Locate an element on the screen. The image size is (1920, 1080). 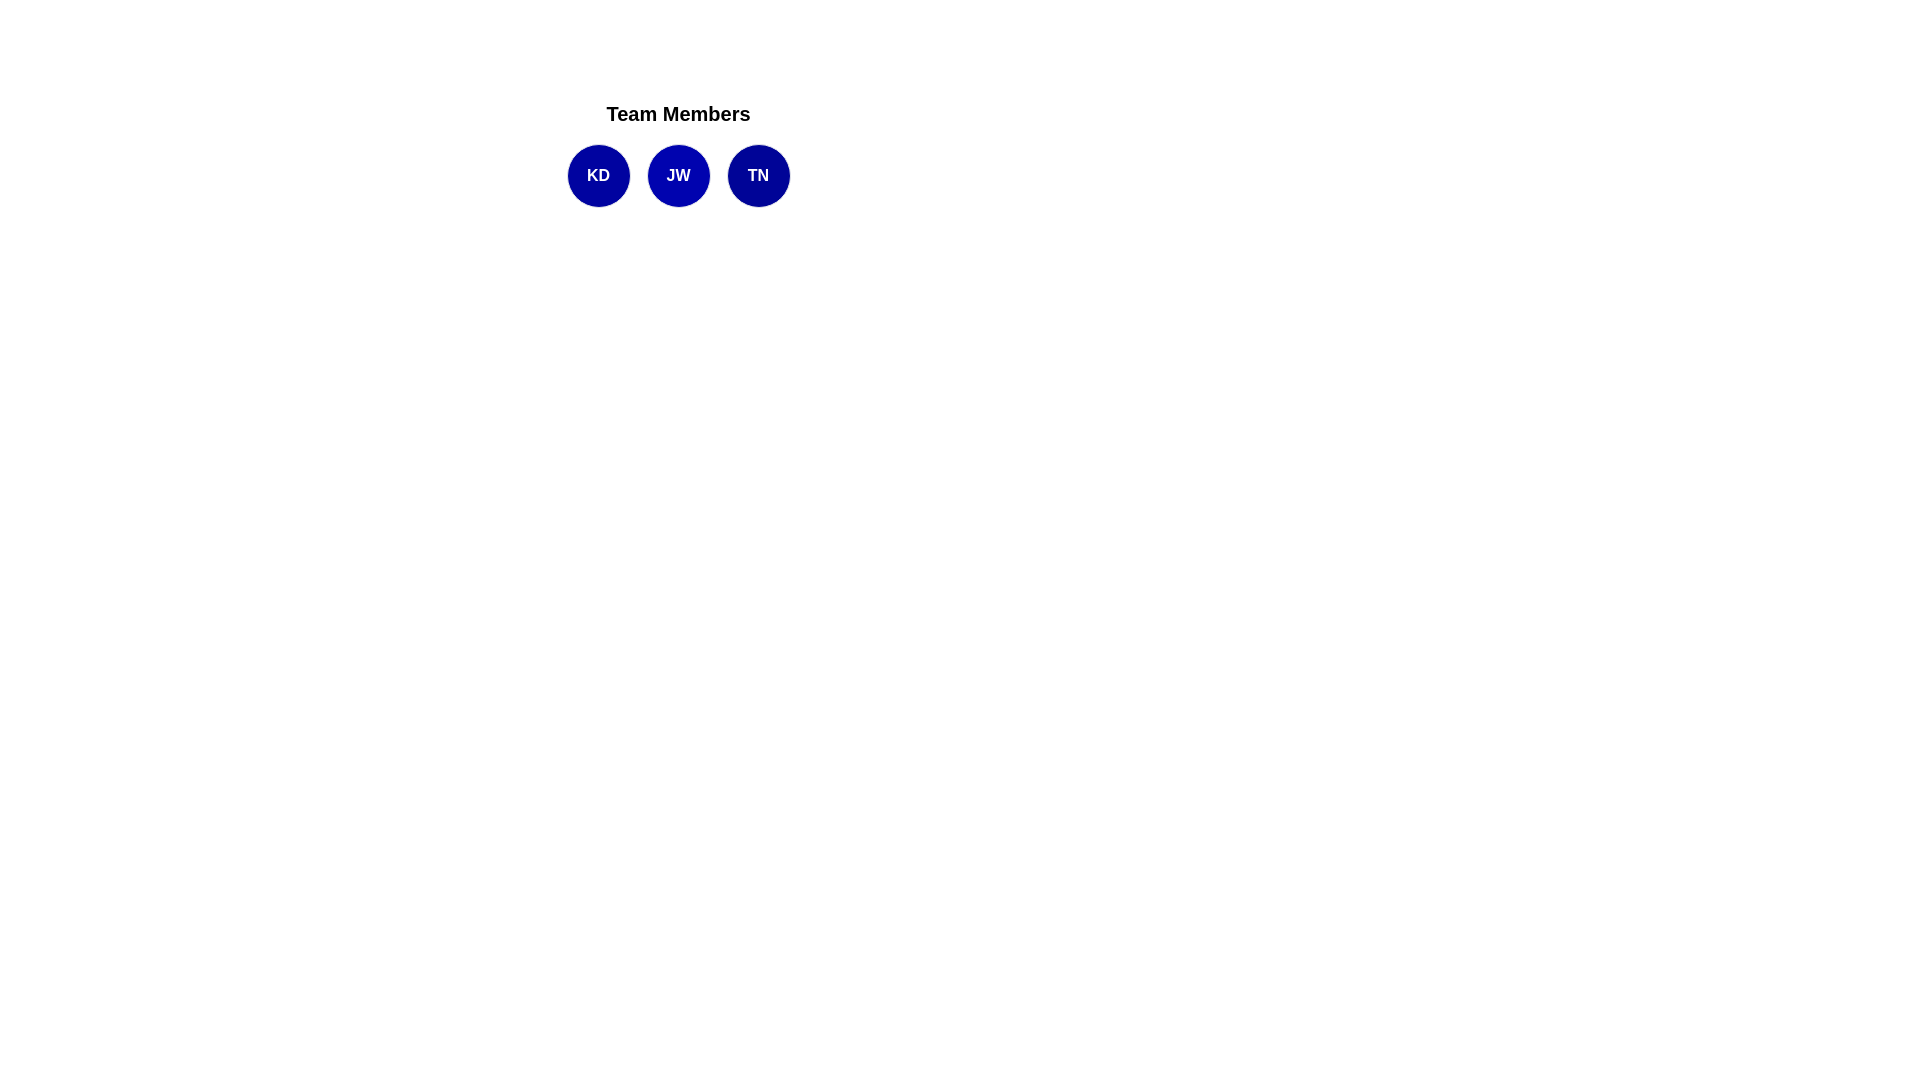
the third blue circle icon labeled 'TN' in the top center of the page, which follows the circles labeled 'KD' and 'JW' is located at coordinates (757, 175).